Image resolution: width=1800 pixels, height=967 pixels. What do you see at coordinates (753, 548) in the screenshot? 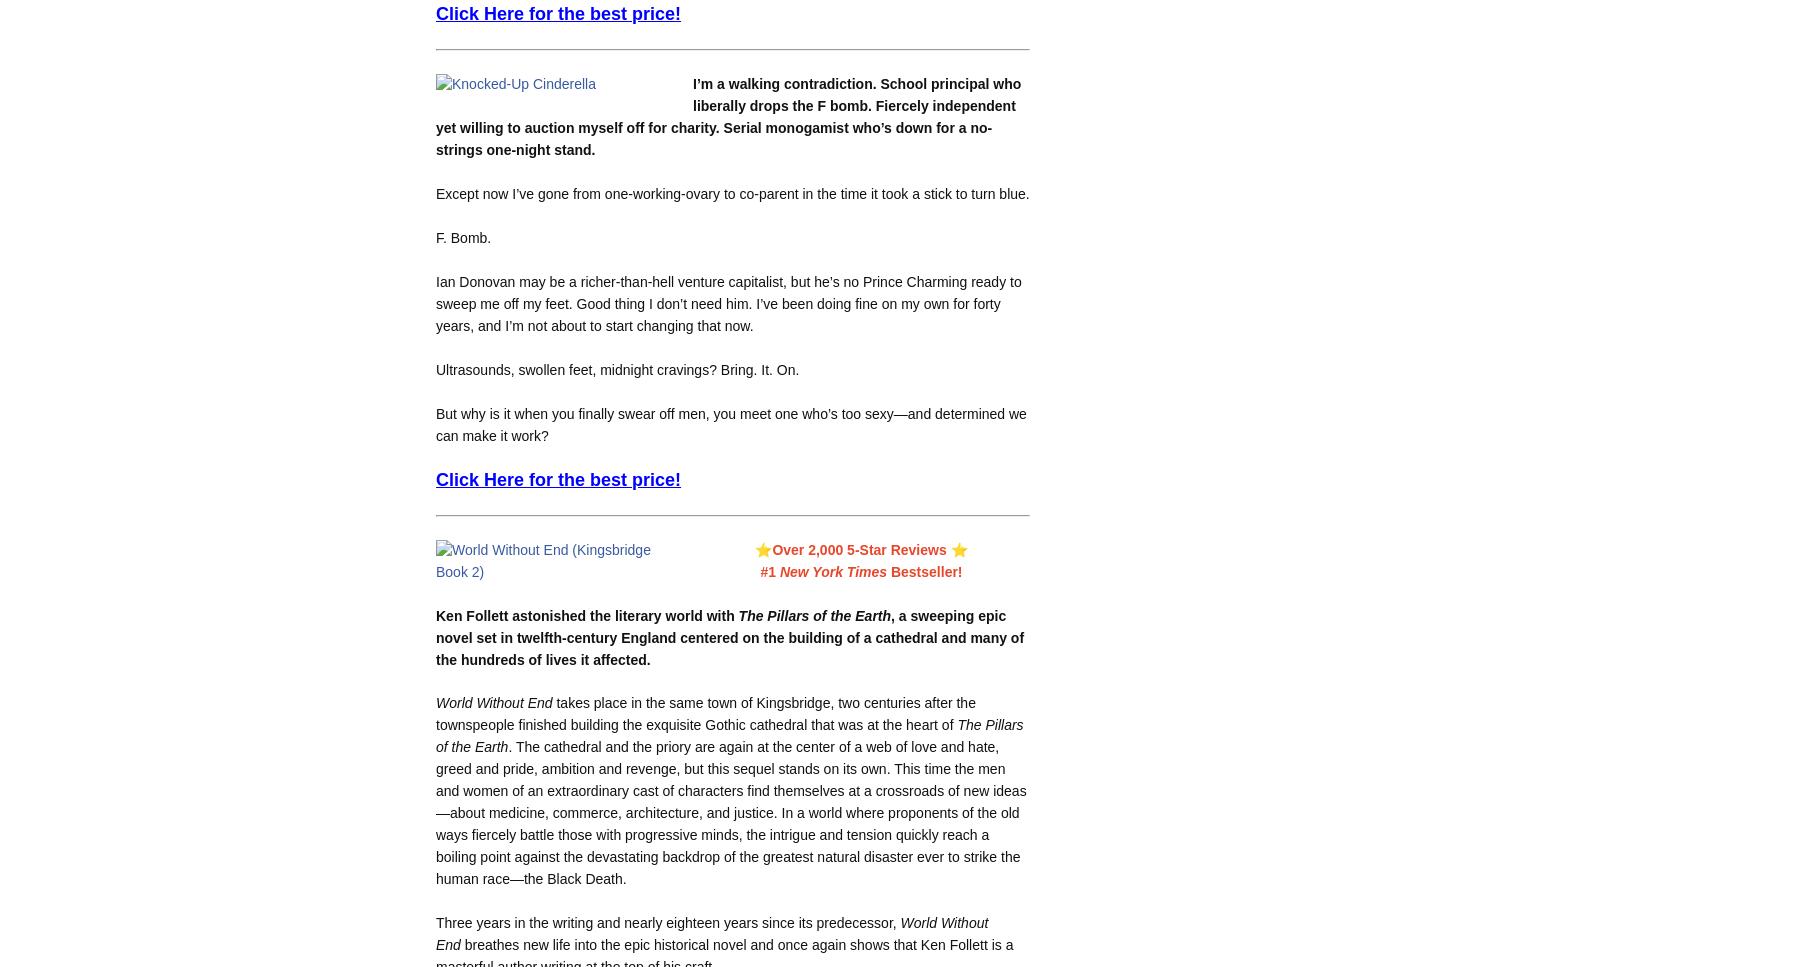
I see `'⭐Over 2,000 5-Star Reviews ⭐'` at bounding box center [753, 548].